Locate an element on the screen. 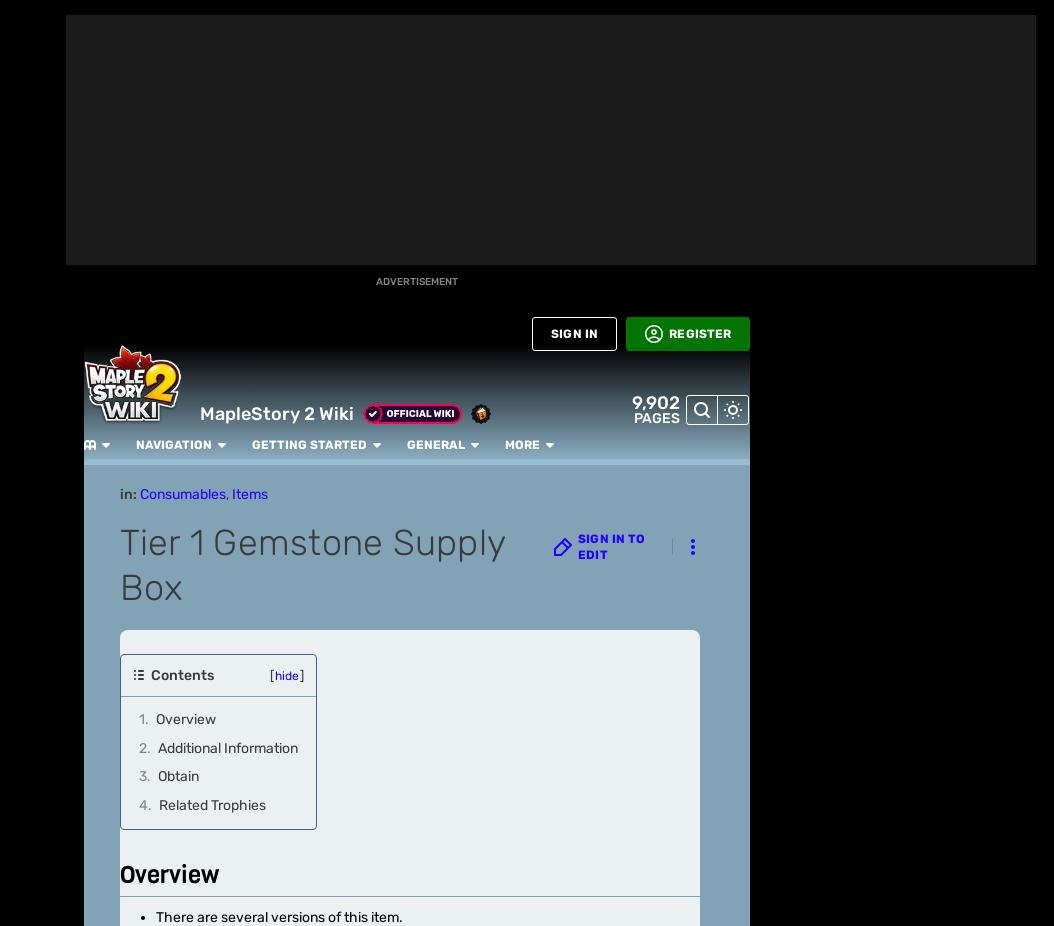 The image size is (1054, 926). '! Please consider' is located at coordinates (409, 908).